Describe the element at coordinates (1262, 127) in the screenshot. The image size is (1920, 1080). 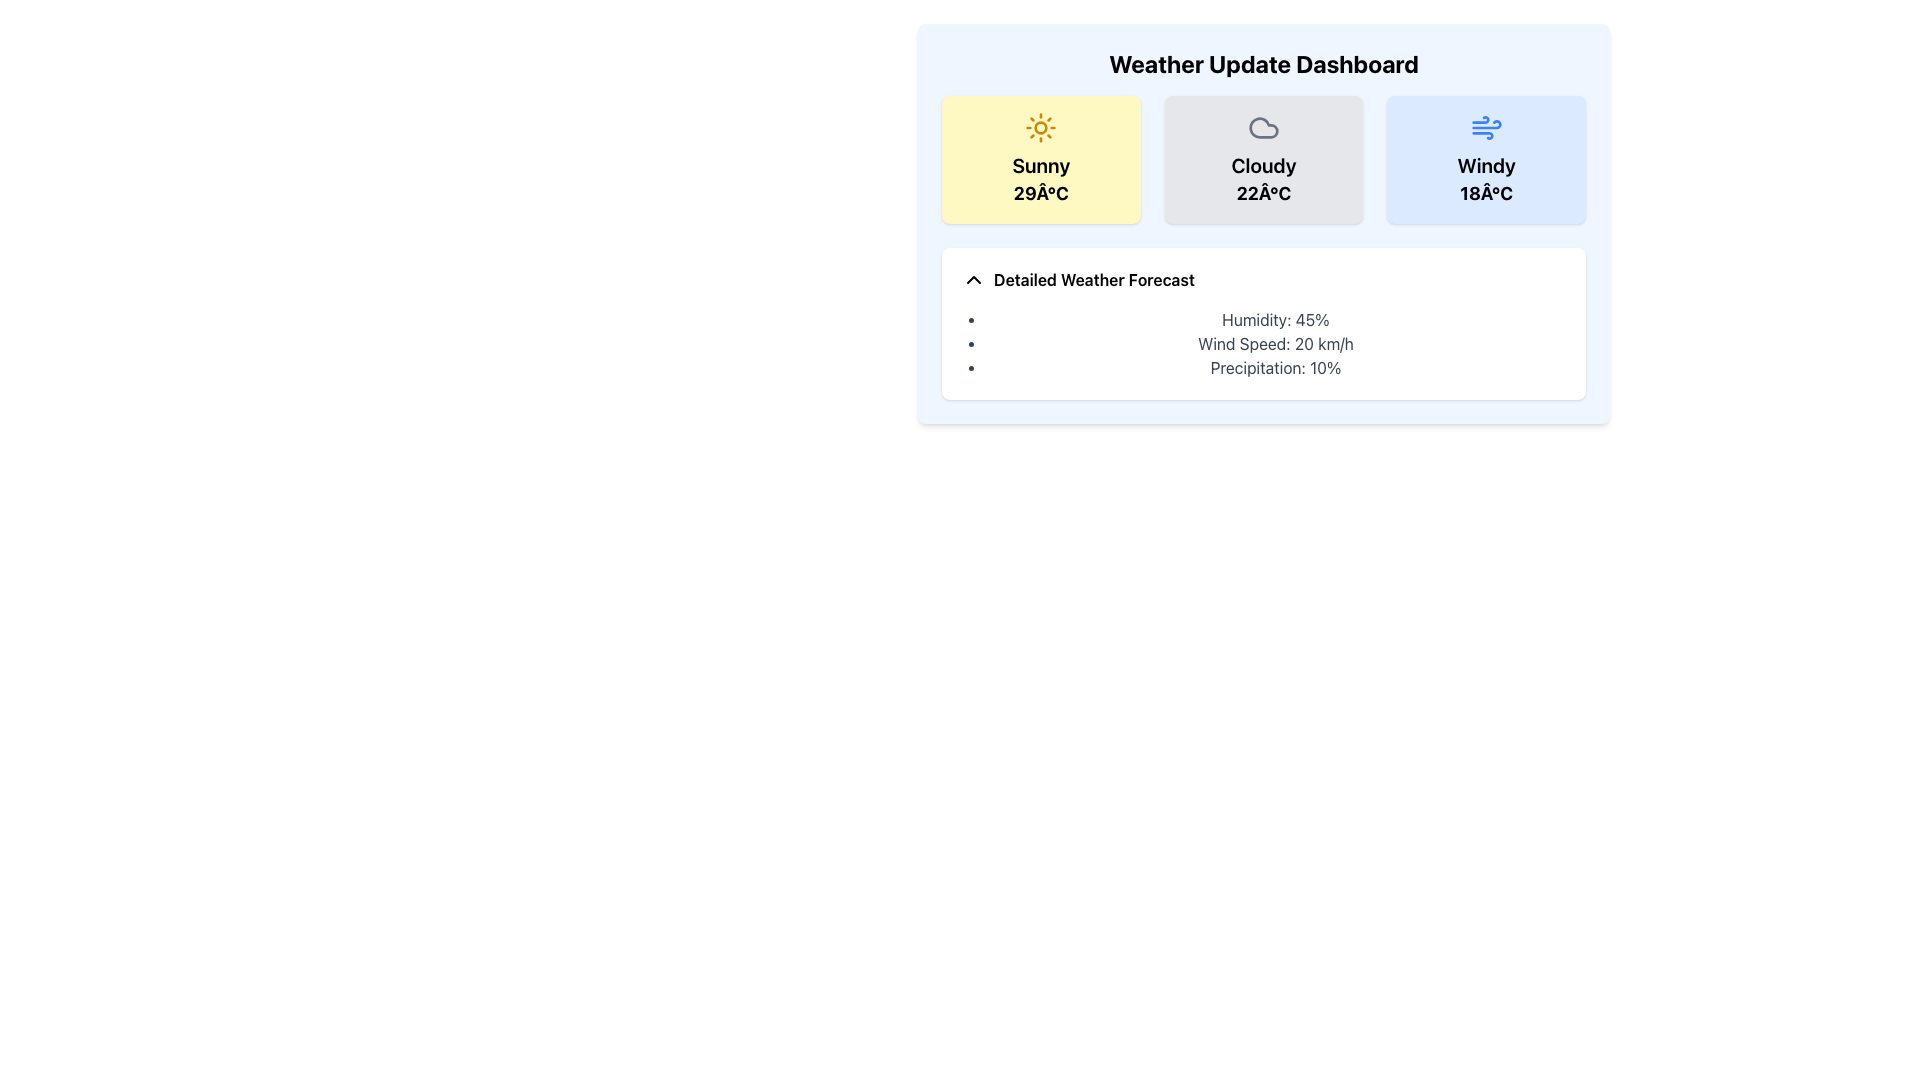
I see `the cloud-shaped graphical icon located in the second panel titled 'Cloudy 22°C', which is centrally aligned within the panel and appears above the descriptive text 'Cloudy 22°C'` at that location.